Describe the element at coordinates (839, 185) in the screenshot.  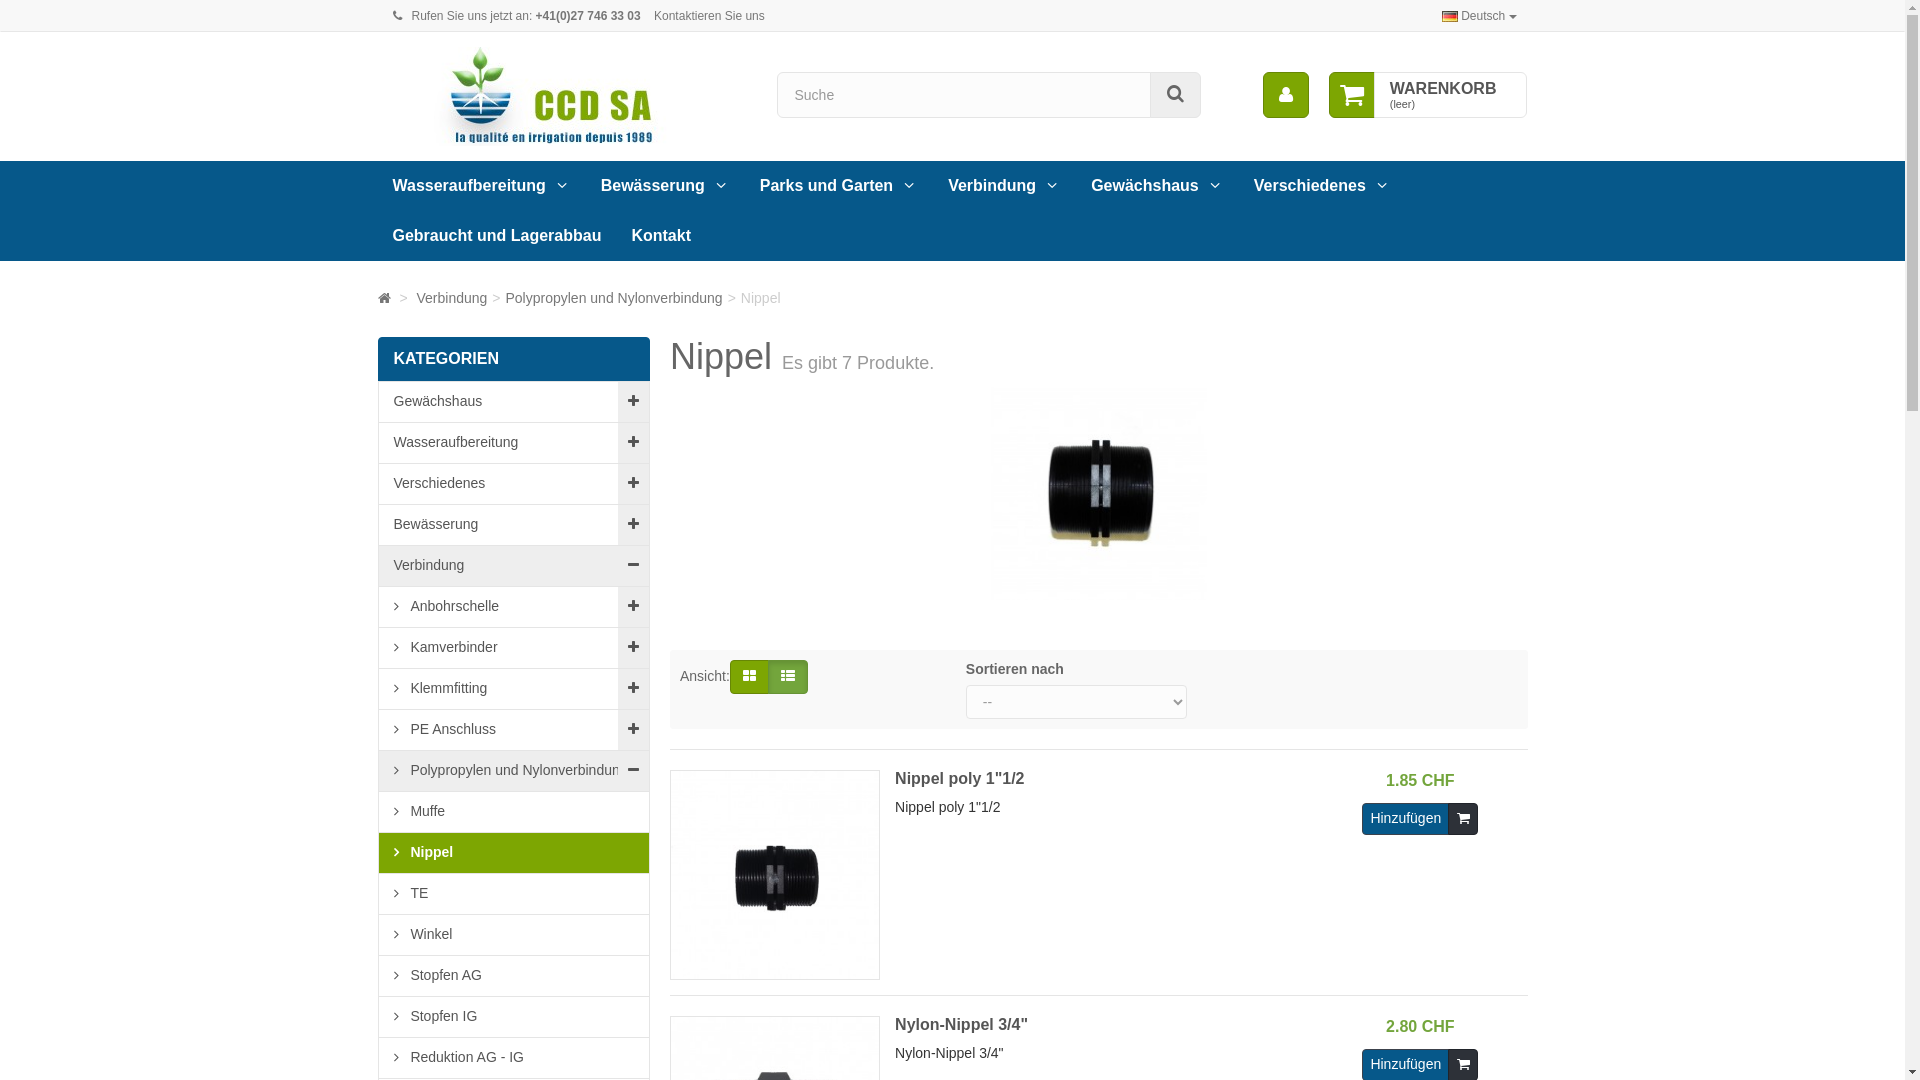
I see `'Parks und Garten'` at that location.